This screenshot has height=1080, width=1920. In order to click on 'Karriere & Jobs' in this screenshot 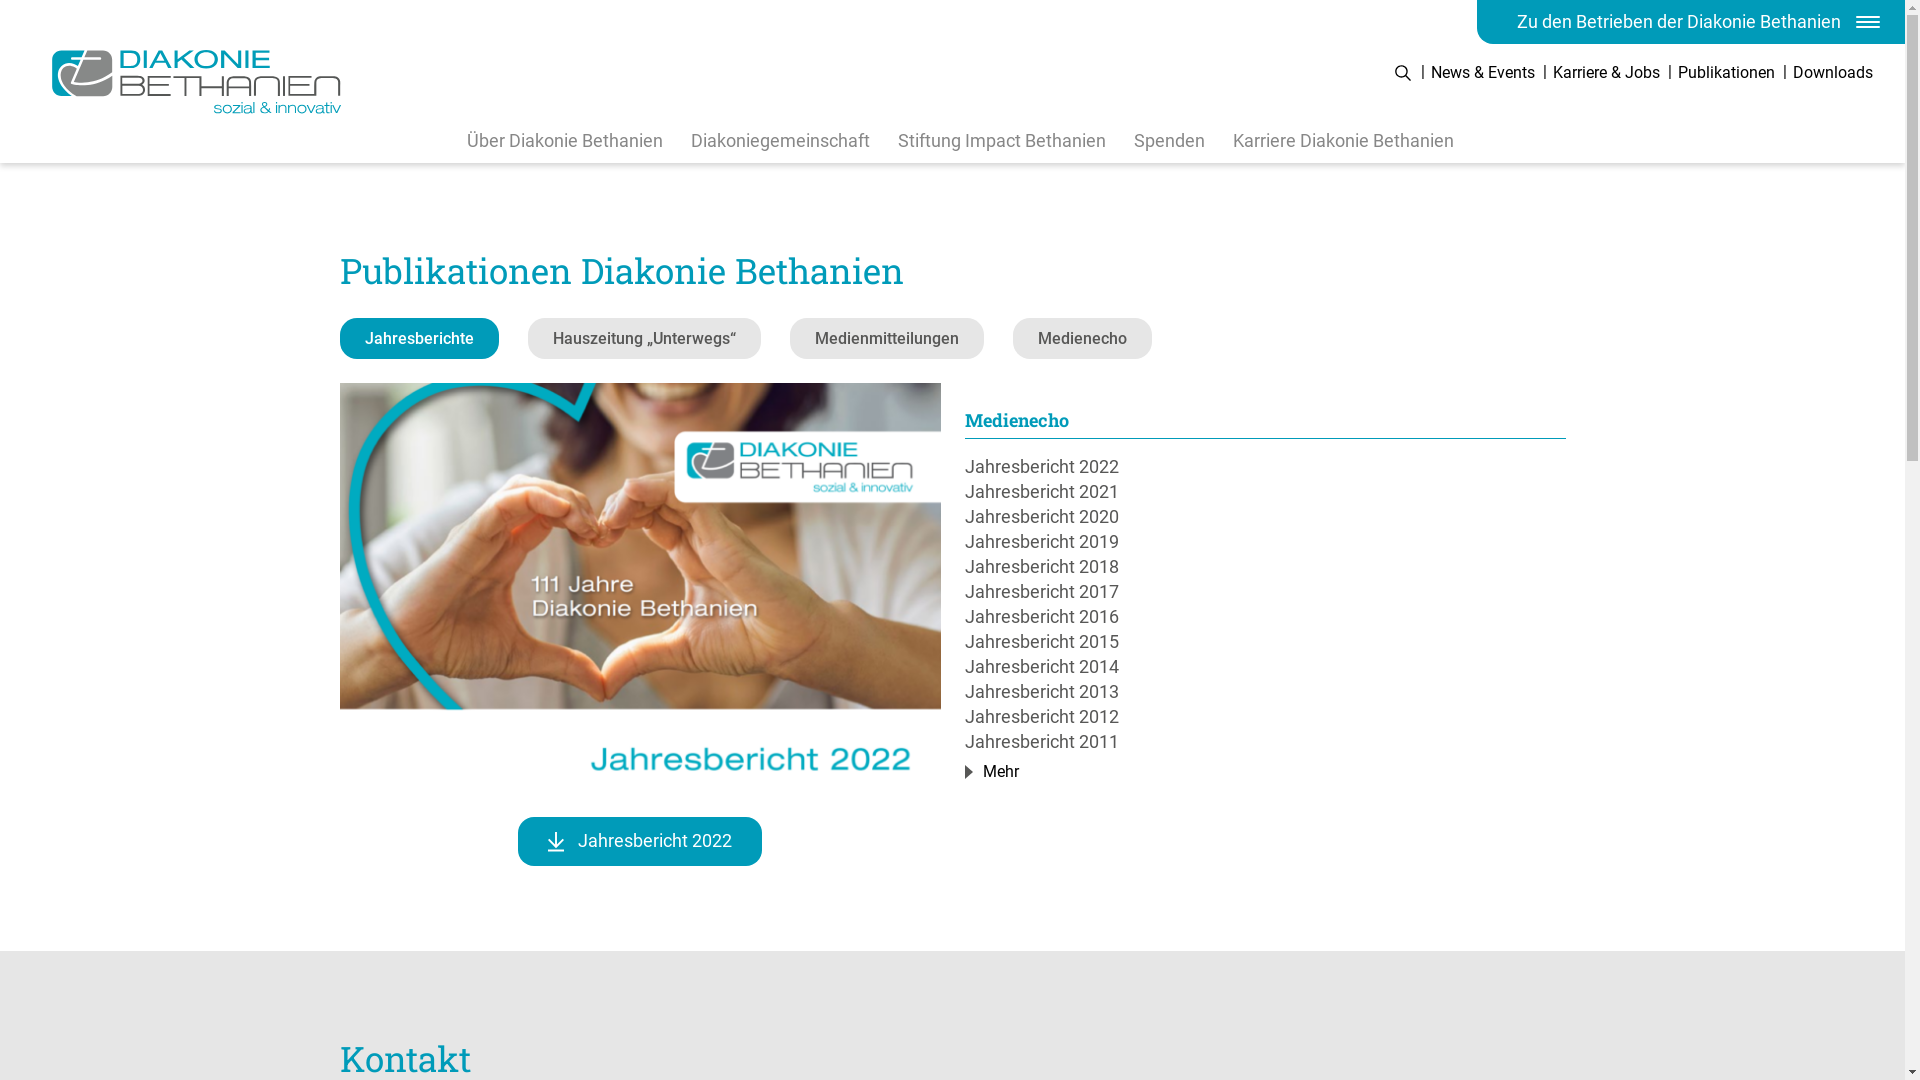, I will do `click(1606, 71)`.